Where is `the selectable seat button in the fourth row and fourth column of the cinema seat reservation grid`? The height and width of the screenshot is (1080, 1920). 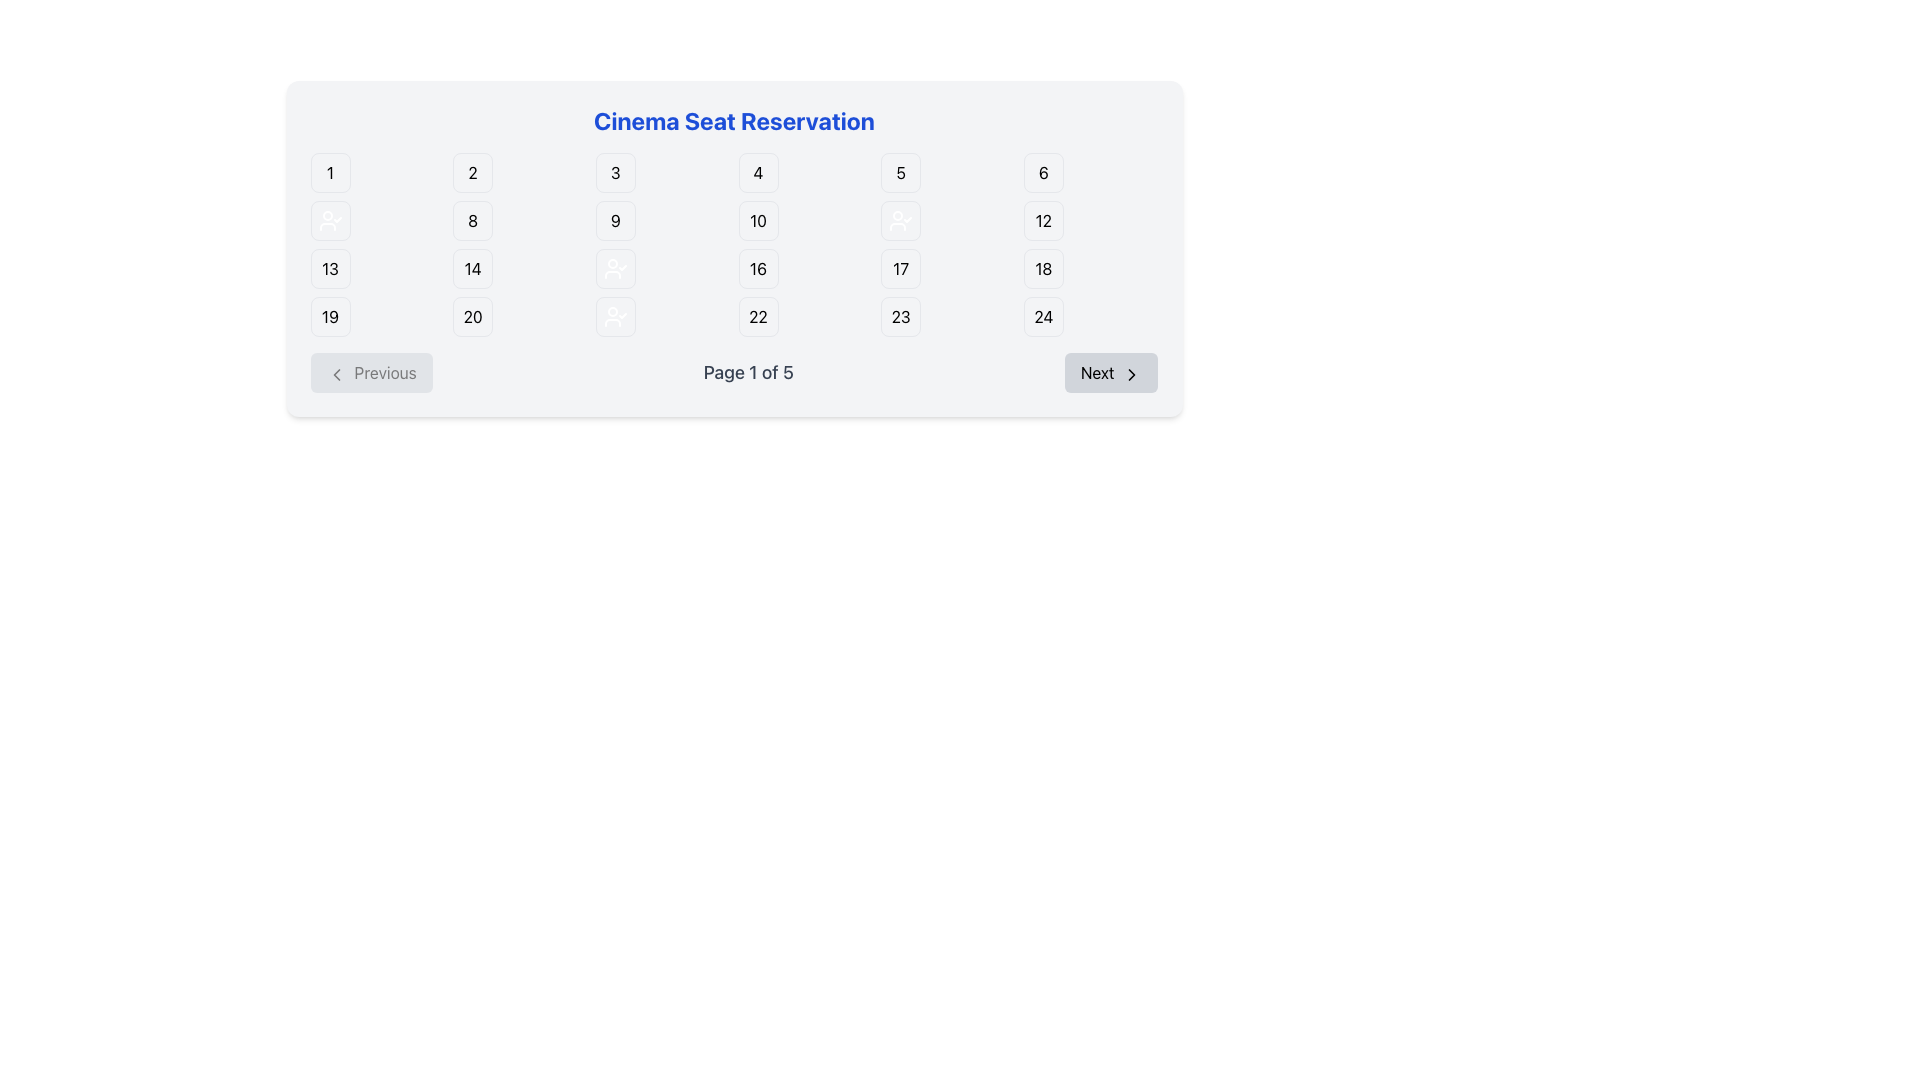 the selectable seat button in the fourth row and fourth column of the cinema seat reservation grid is located at coordinates (757, 268).